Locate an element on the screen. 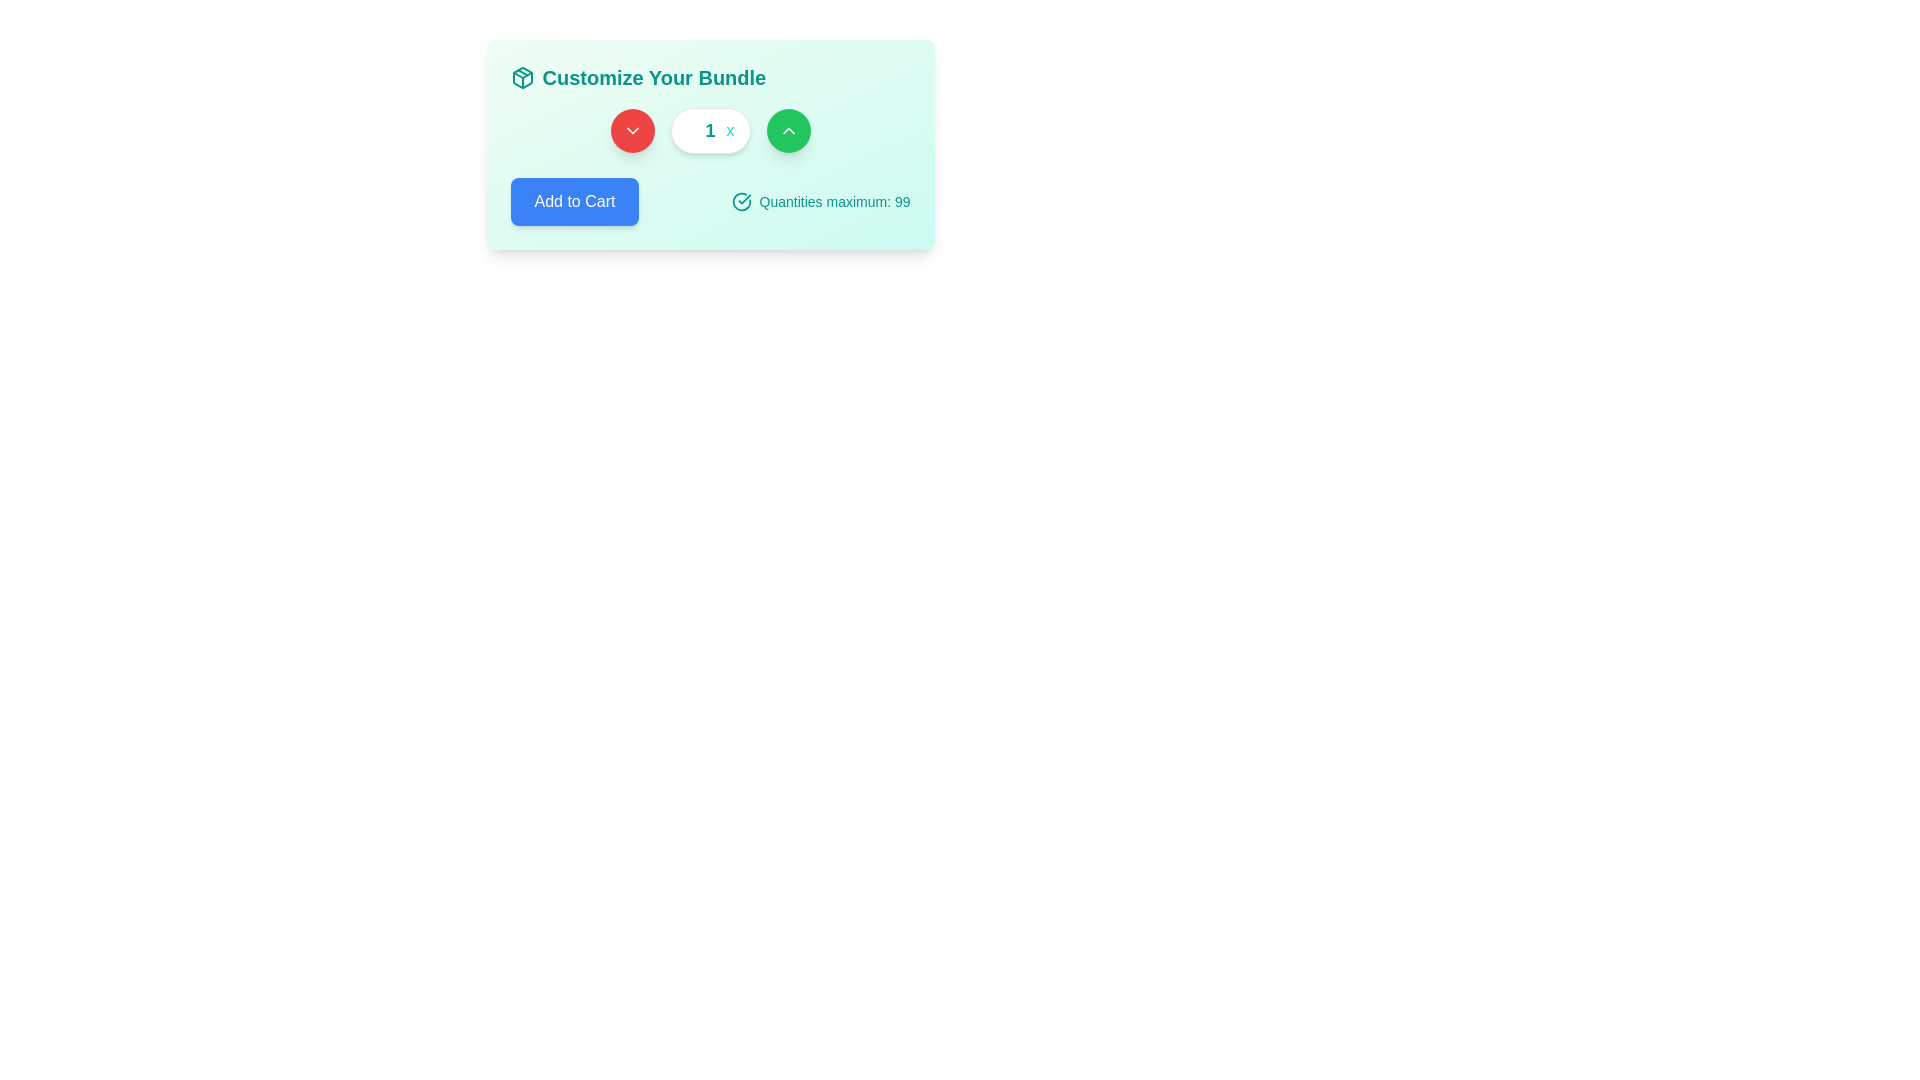  the vivid green circular button with a white upward-pointing chevron icon for accessibility is located at coordinates (787, 131).